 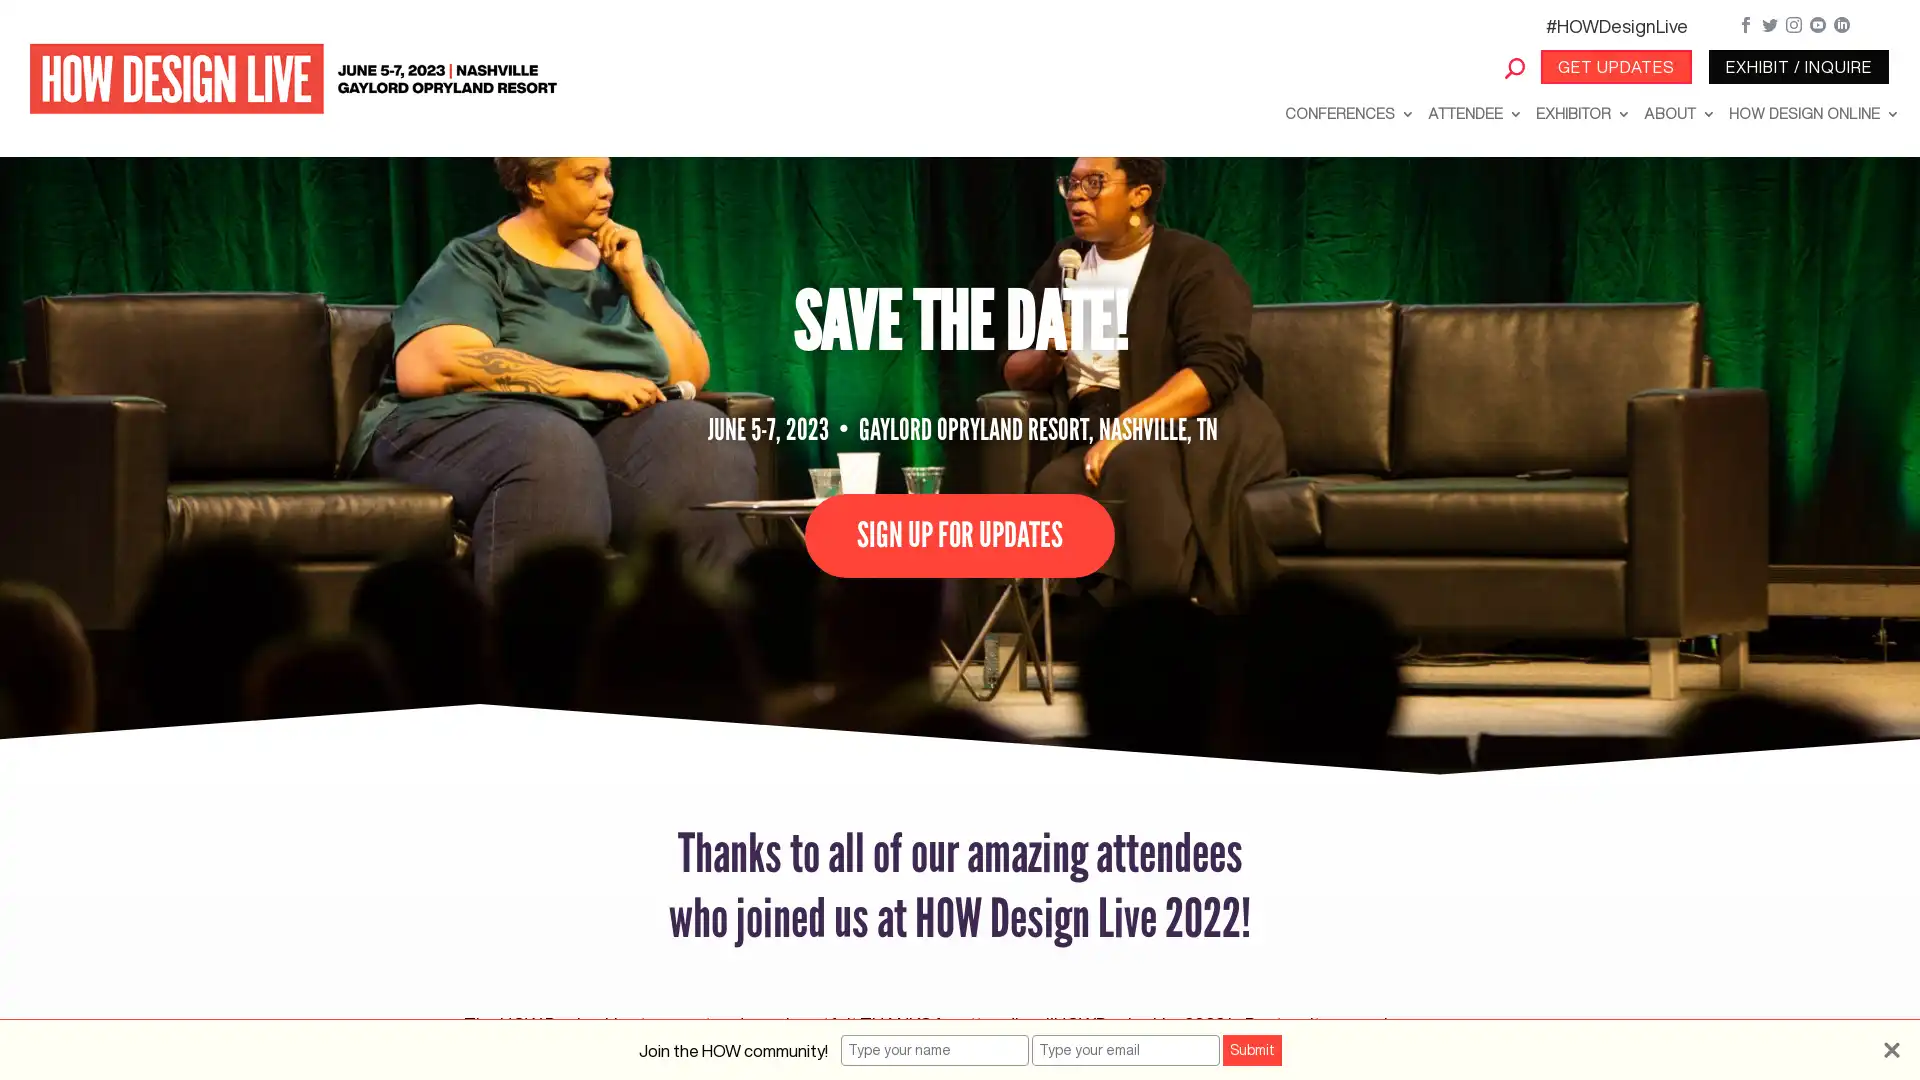 What do you see at coordinates (1250, 1049) in the screenshot?
I see `Submit` at bounding box center [1250, 1049].